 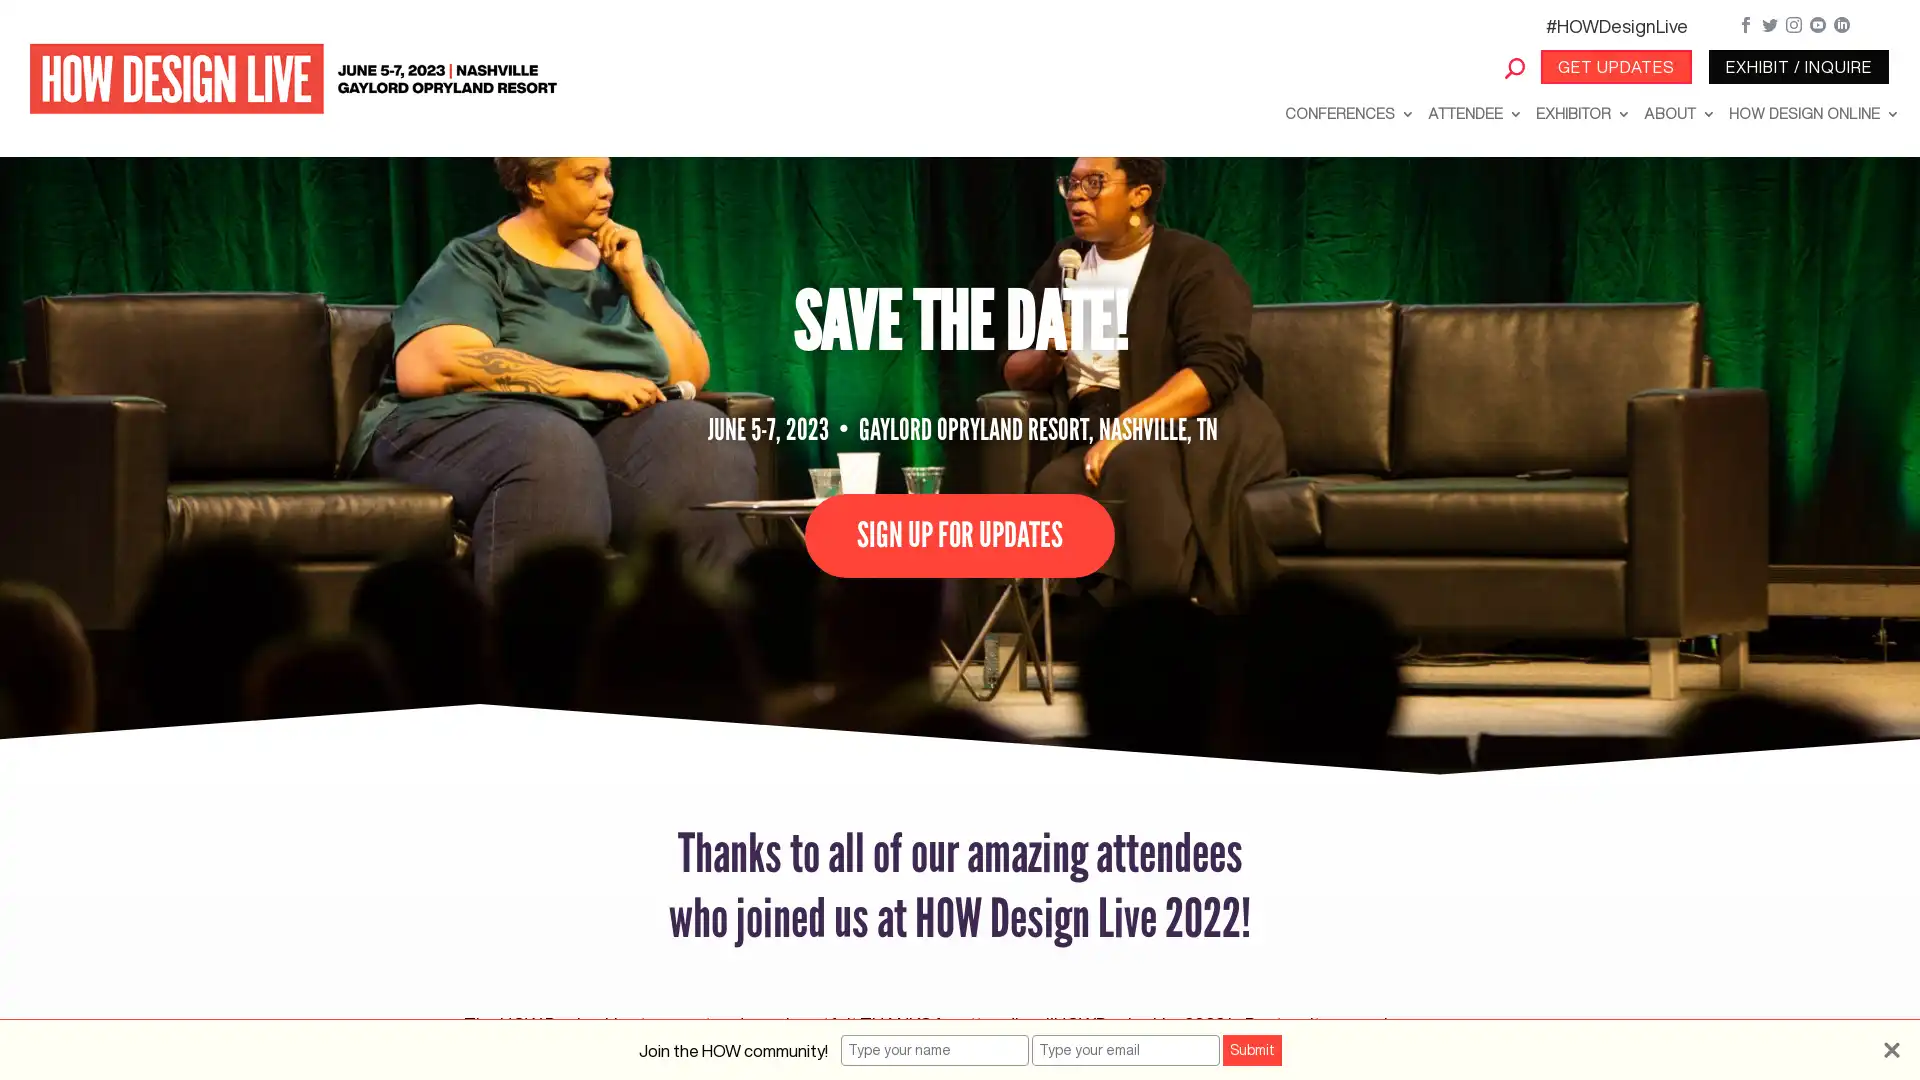 What do you see at coordinates (1250, 1049) in the screenshot?
I see `Submit` at bounding box center [1250, 1049].